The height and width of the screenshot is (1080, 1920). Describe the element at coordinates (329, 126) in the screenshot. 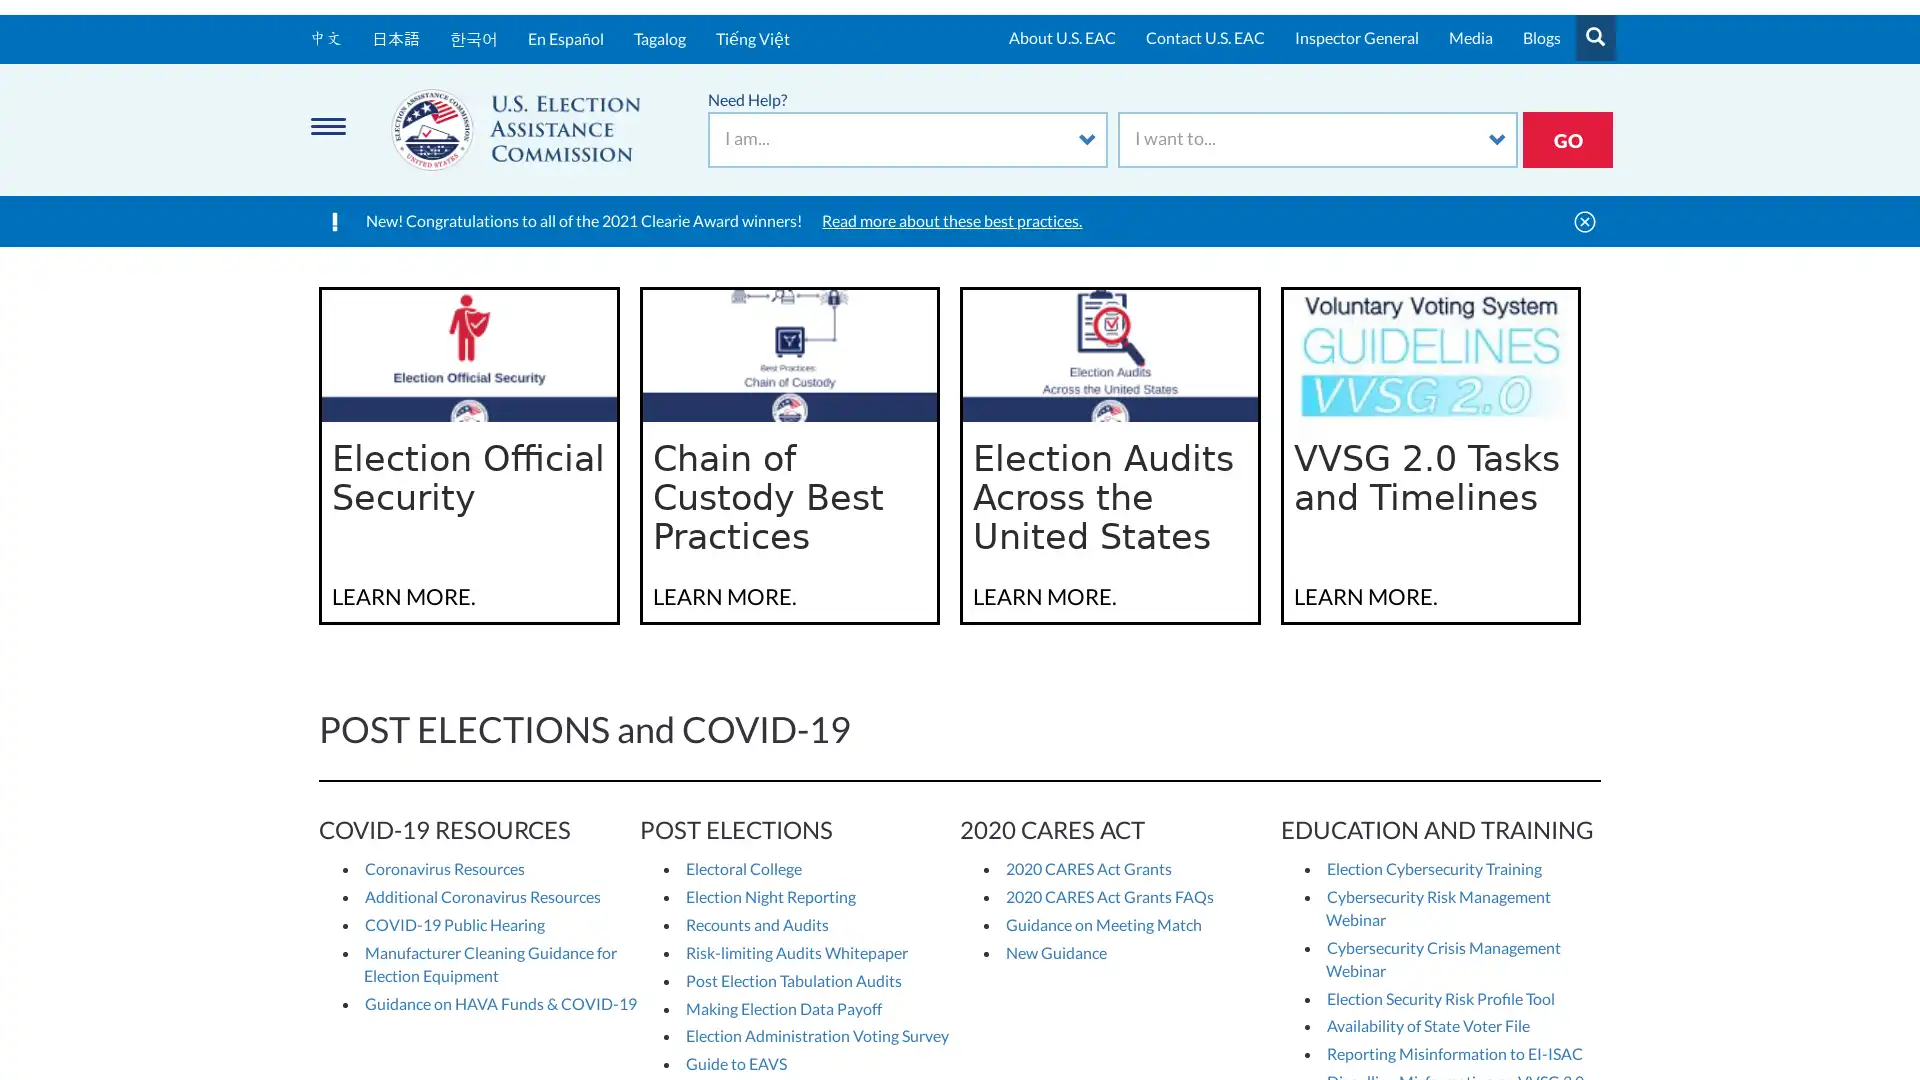

I see `Menu` at that location.